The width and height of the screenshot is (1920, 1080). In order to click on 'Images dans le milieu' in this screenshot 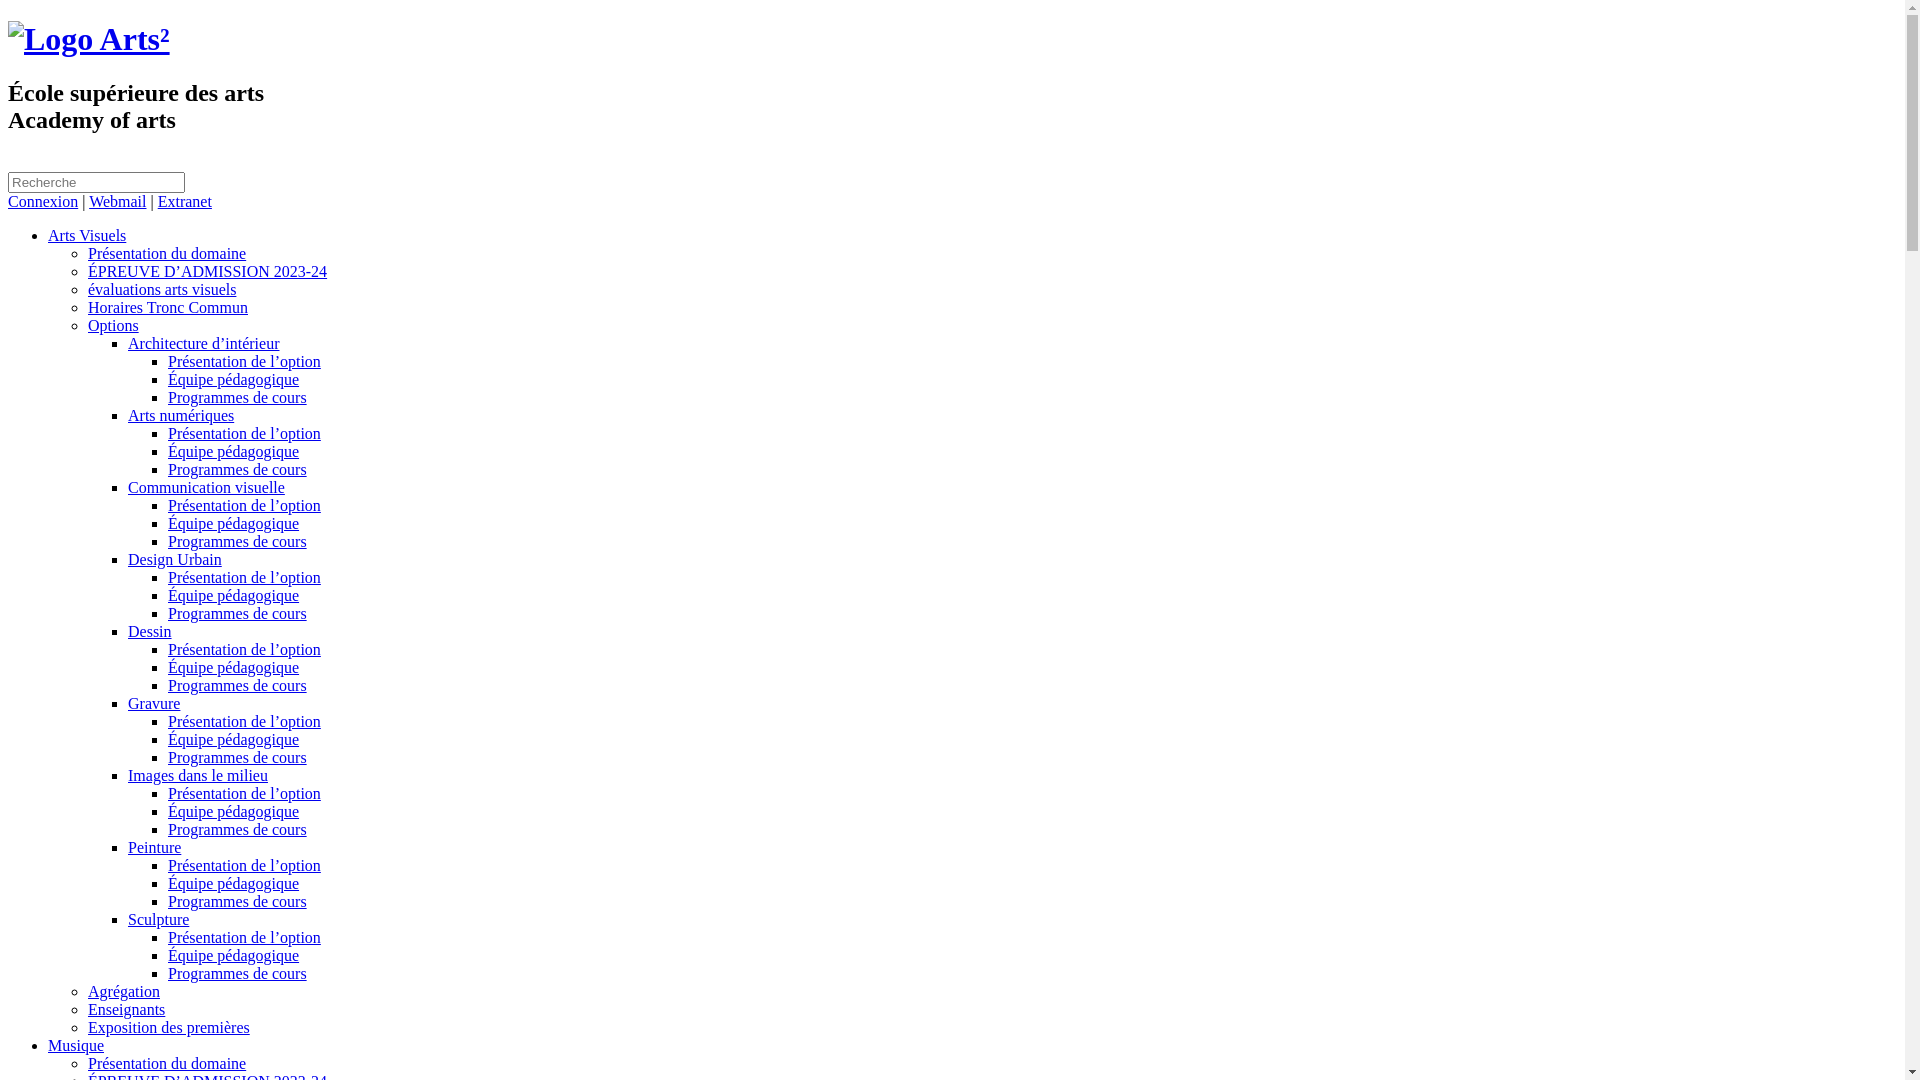, I will do `click(127, 774)`.